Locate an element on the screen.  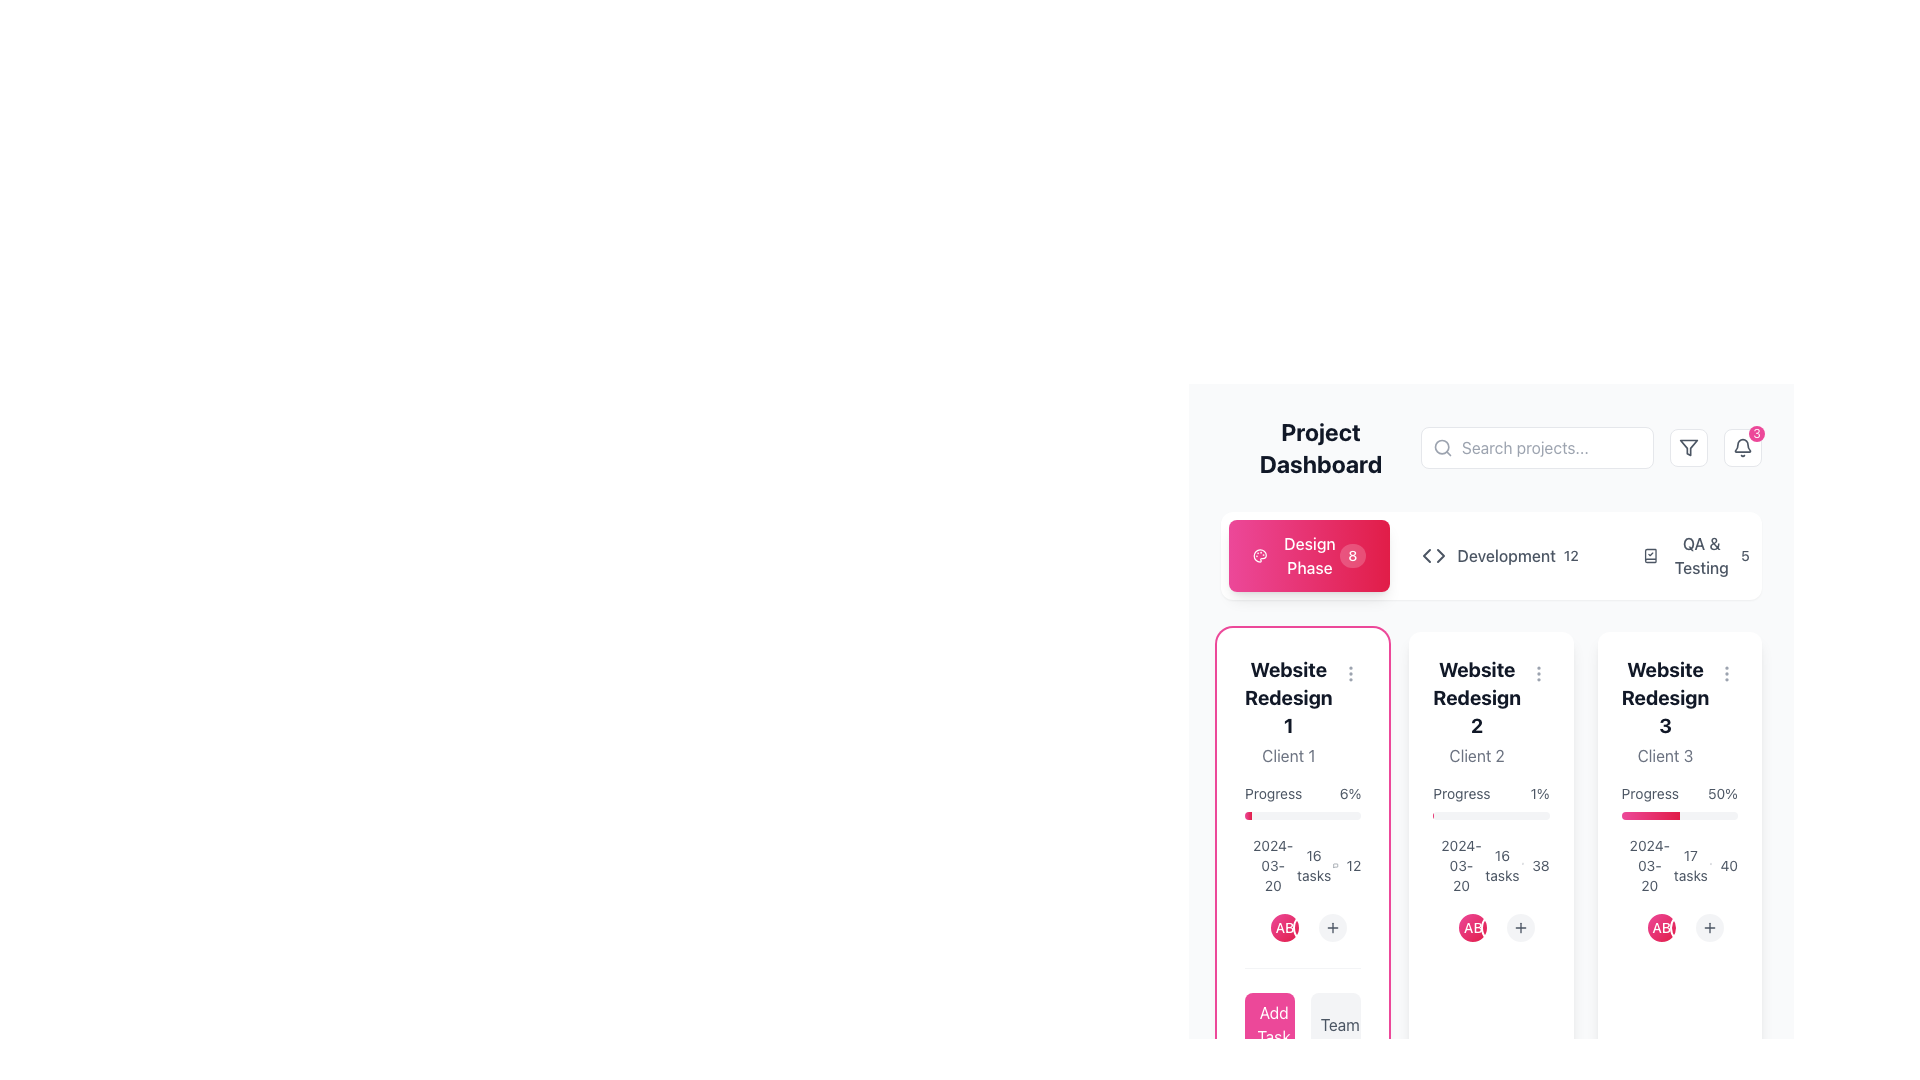
the static text label displaying 'Website Redesign 2', which is bold and large, located in the top-left quadrant of the card in the second column of a grid layout is located at coordinates (1477, 697).